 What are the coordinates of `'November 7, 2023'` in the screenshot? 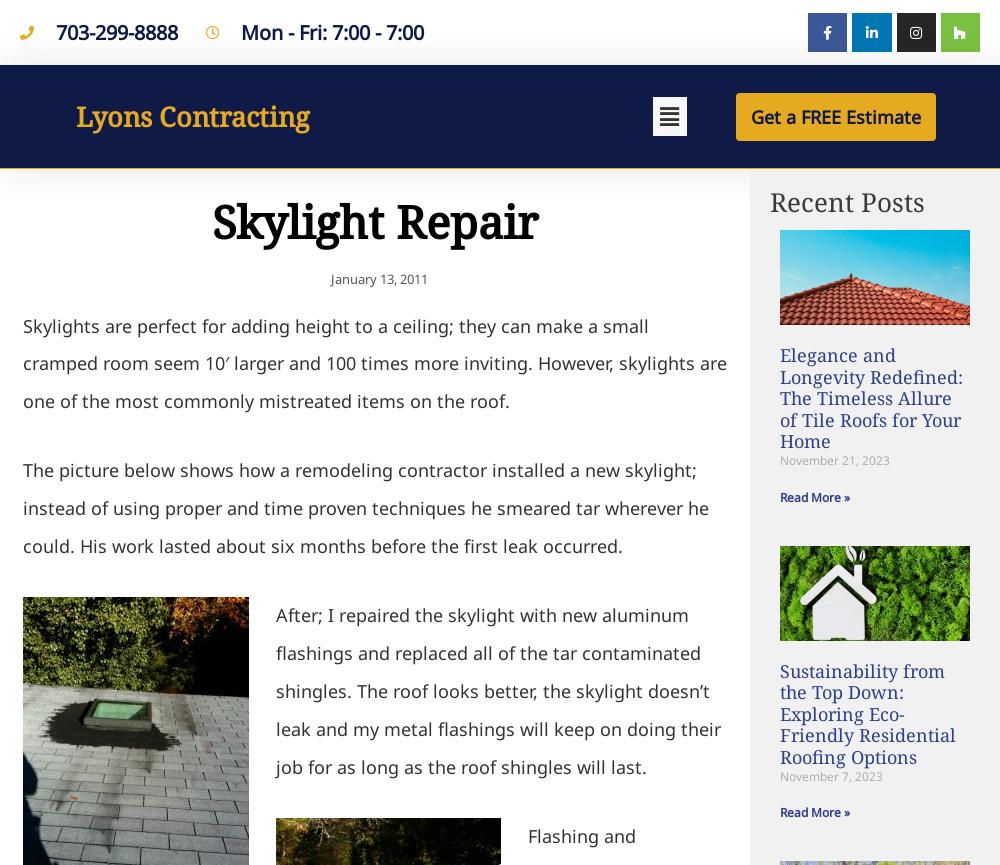 It's located at (830, 774).